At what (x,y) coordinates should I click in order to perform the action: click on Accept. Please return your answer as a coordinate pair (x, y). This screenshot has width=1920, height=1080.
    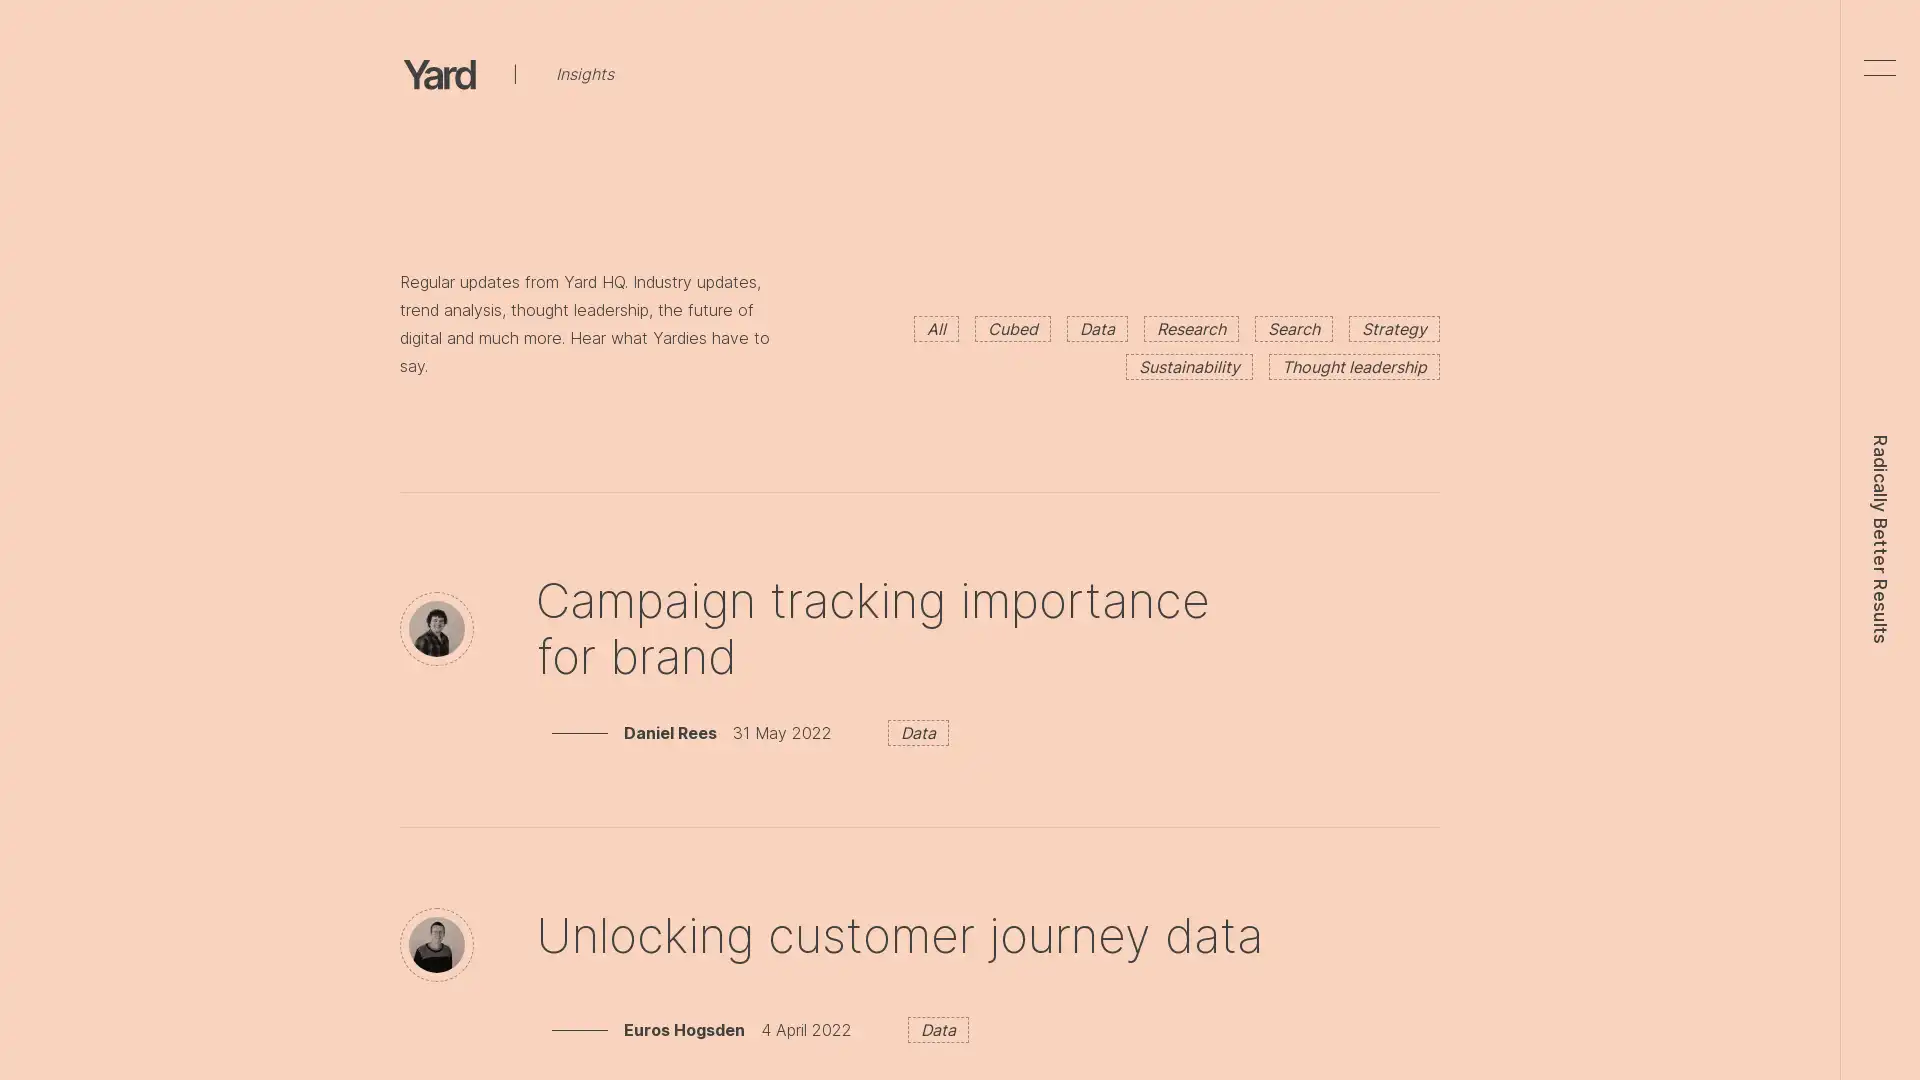
    Looking at the image, I should click on (1392, 46).